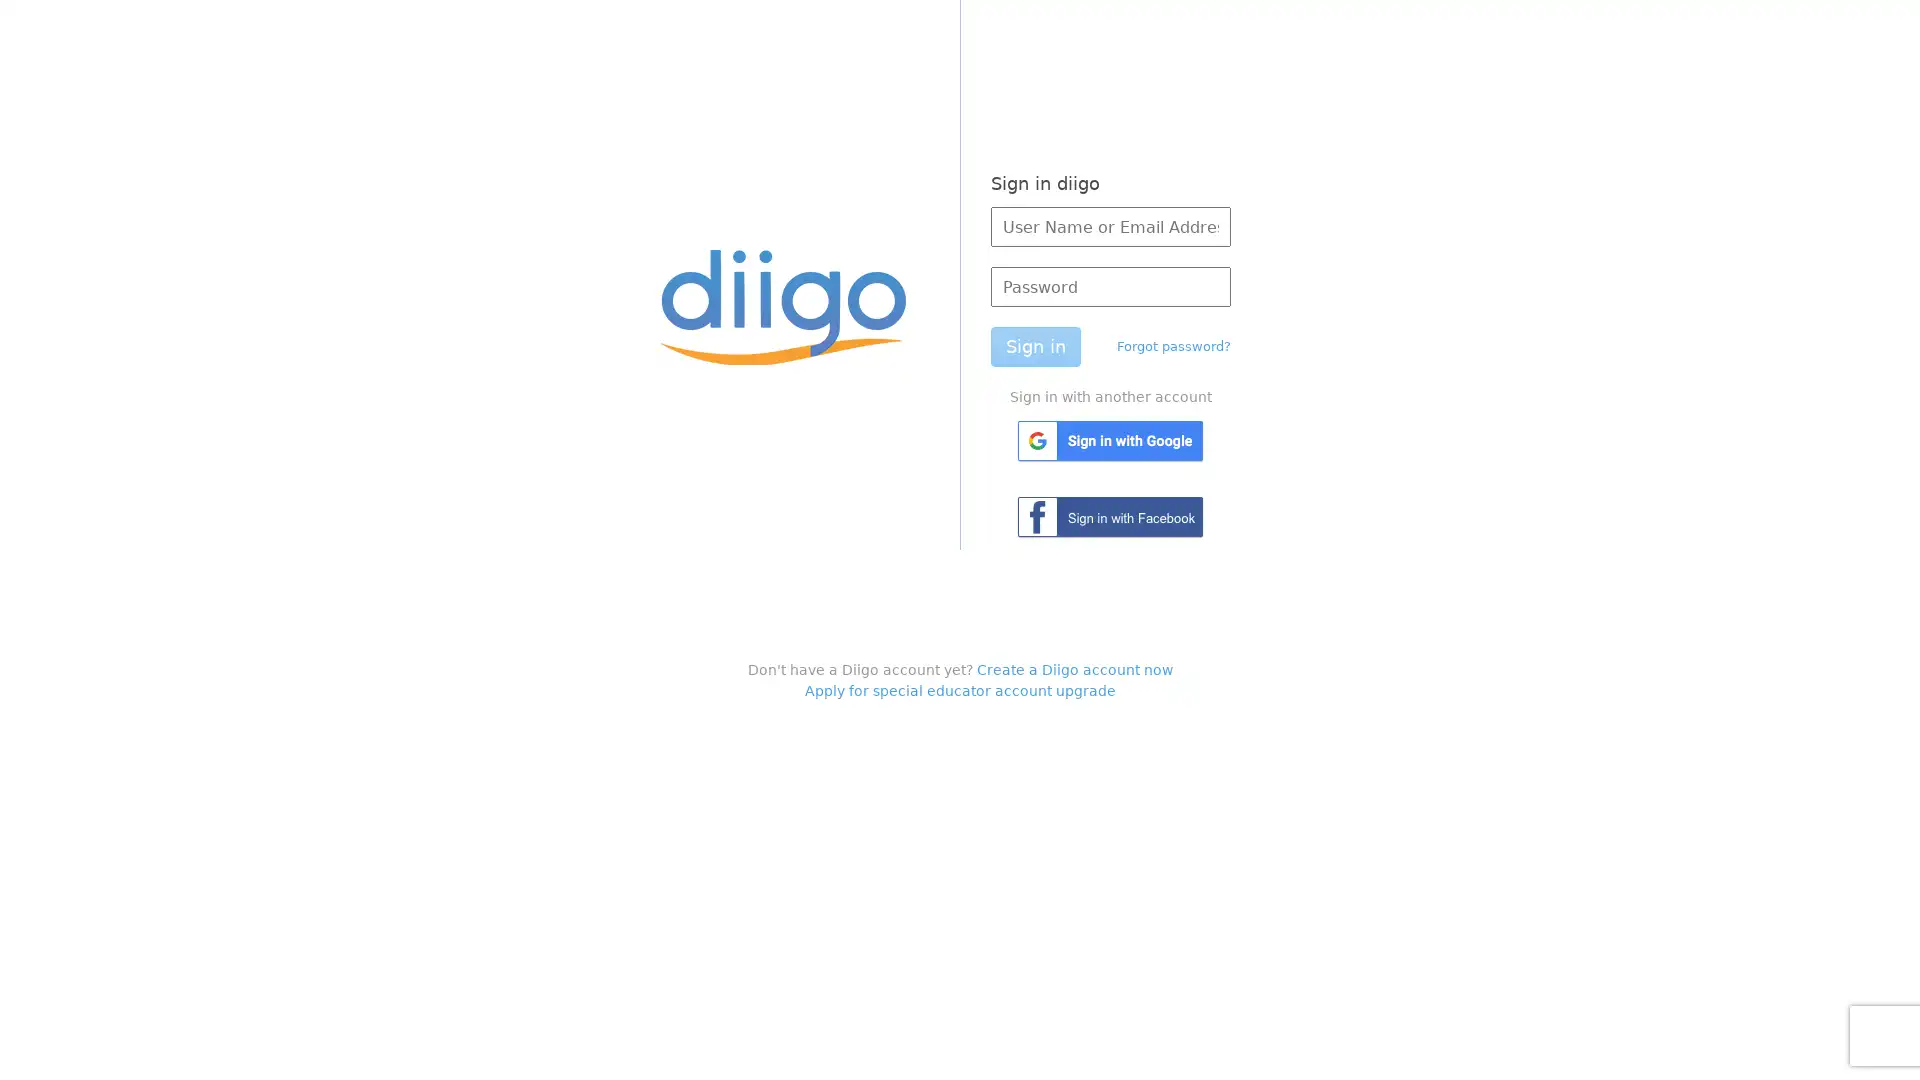 Image resolution: width=1920 pixels, height=1080 pixels. Describe the element at coordinates (1035, 346) in the screenshot. I see `Sign in` at that location.